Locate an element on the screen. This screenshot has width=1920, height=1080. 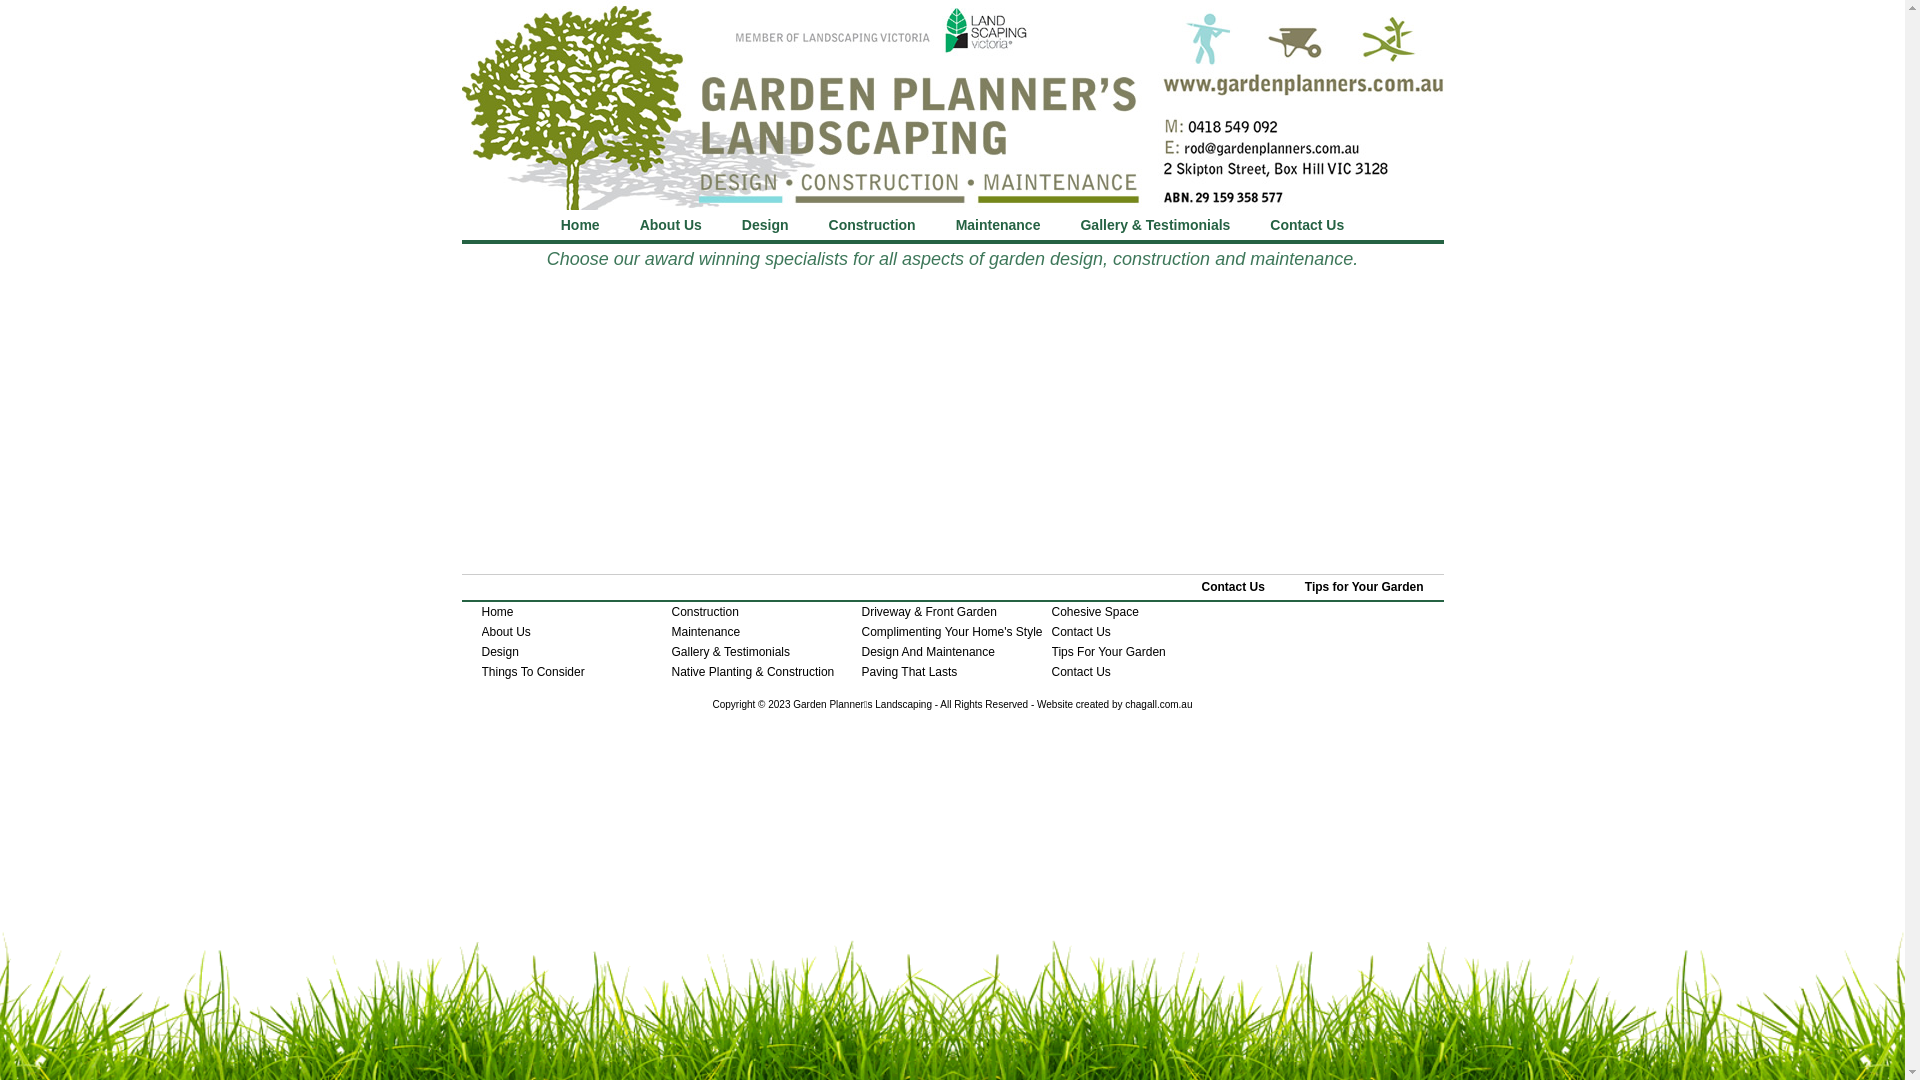
'Tips for Your Garden' is located at coordinates (1363, 586).